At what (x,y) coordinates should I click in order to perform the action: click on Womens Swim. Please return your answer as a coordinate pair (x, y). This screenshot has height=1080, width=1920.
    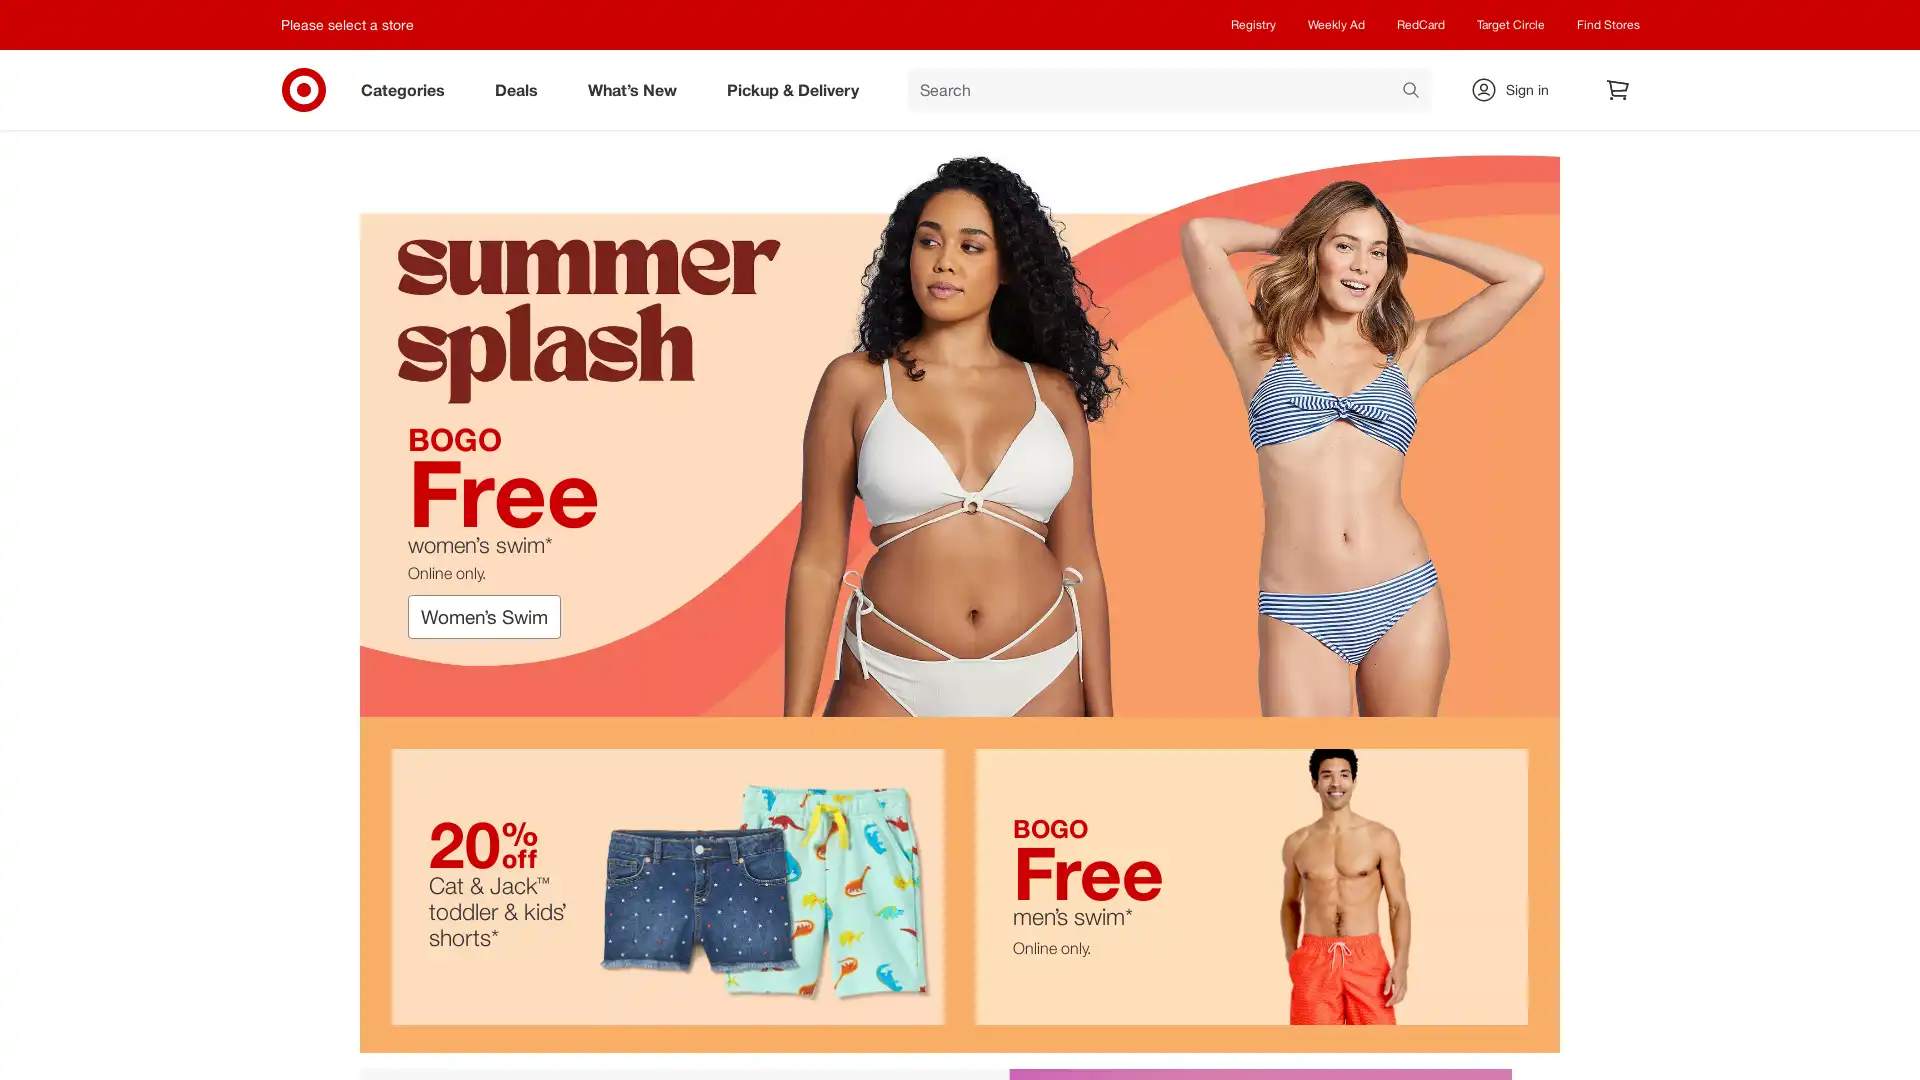
    Looking at the image, I should click on (484, 616).